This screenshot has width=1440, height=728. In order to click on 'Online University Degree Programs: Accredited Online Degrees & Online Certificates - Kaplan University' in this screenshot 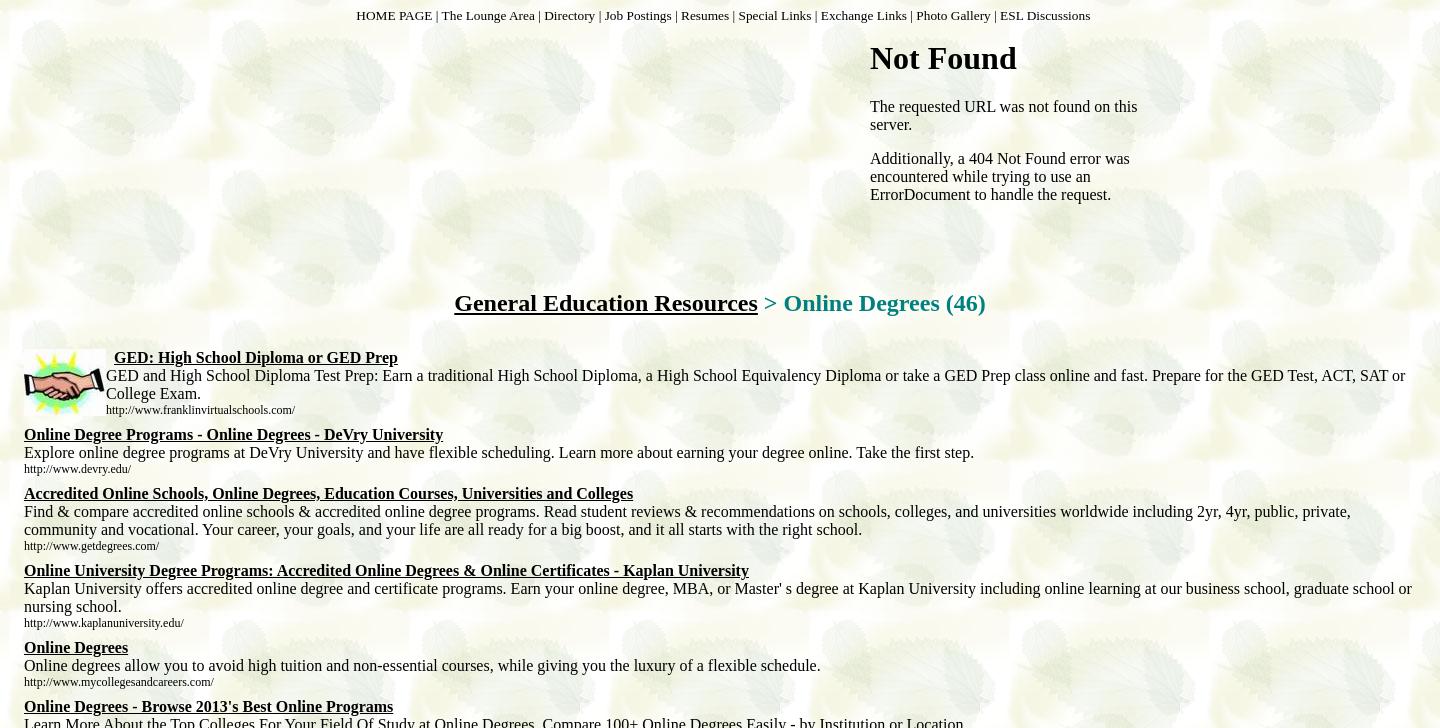, I will do `click(23, 570)`.